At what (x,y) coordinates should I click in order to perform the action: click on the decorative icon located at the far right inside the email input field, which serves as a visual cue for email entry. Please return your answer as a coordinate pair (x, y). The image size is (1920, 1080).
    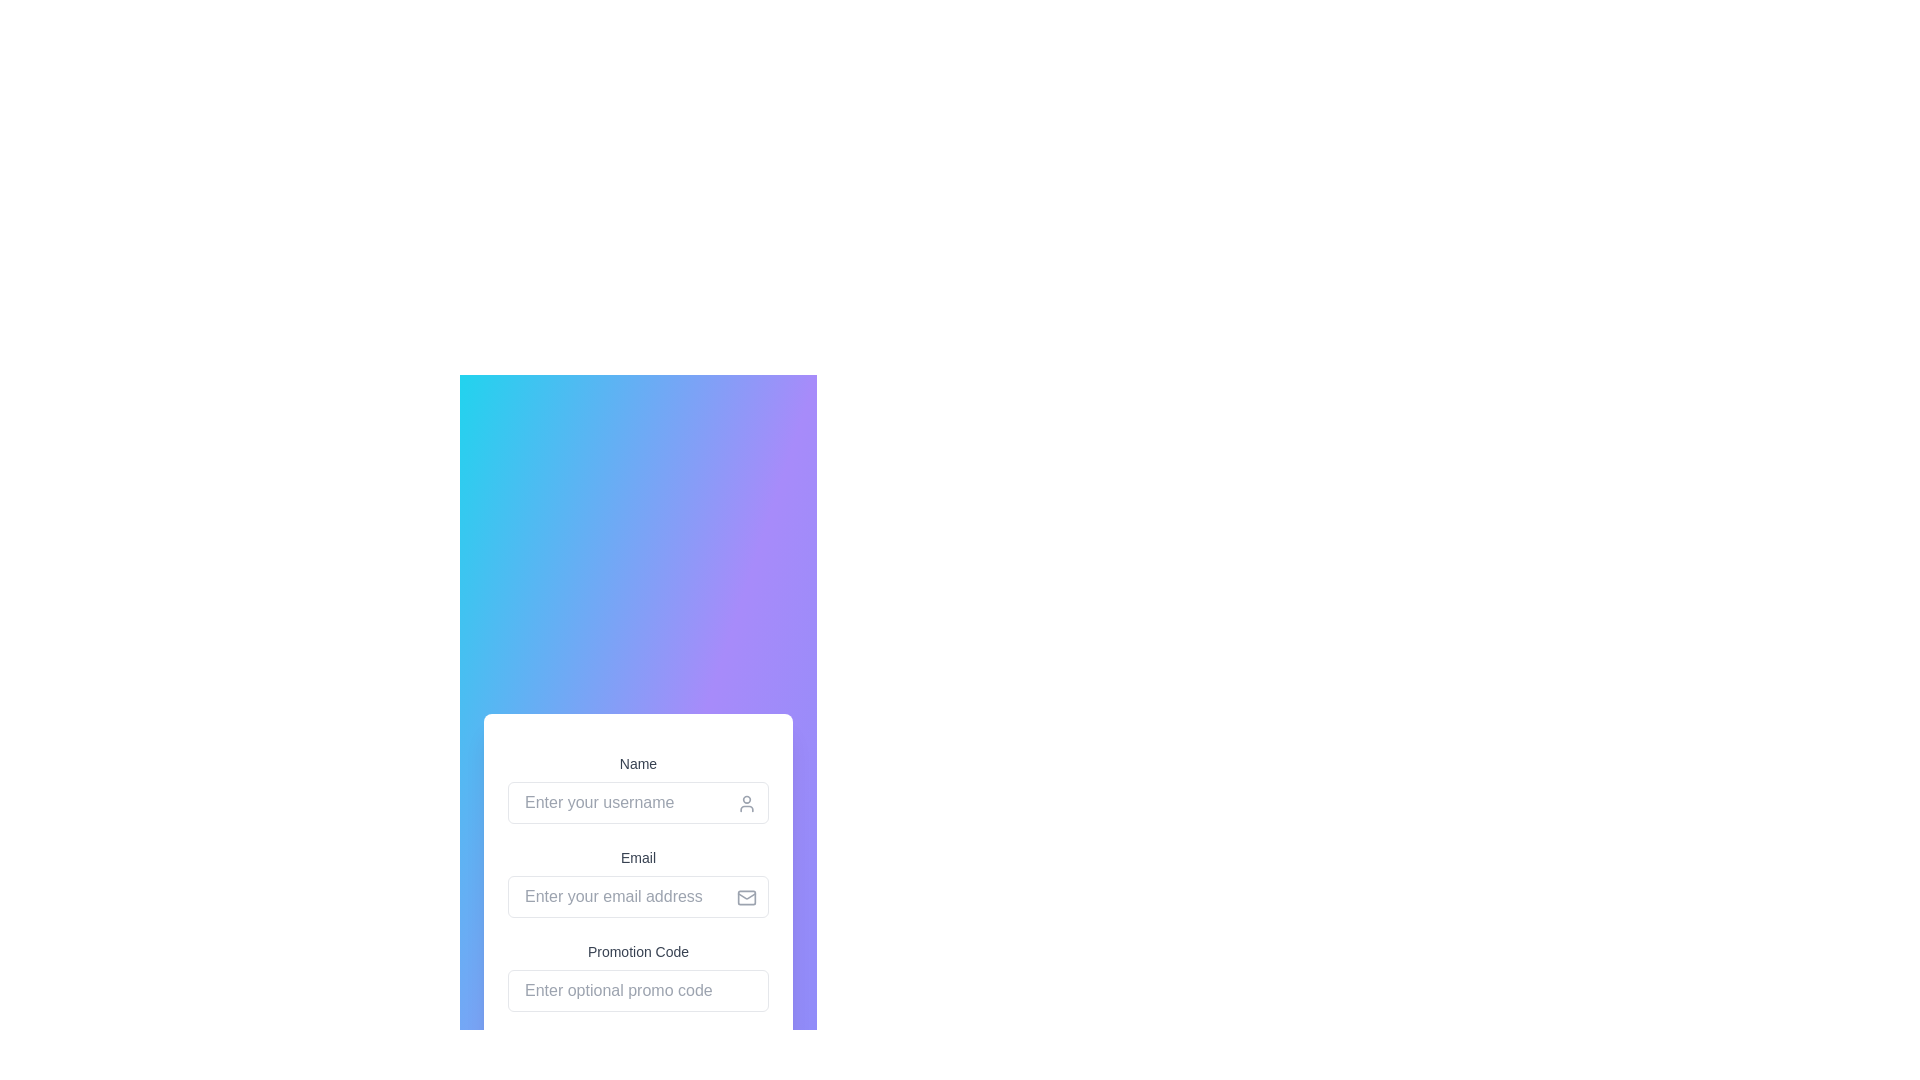
    Looking at the image, I should click on (746, 897).